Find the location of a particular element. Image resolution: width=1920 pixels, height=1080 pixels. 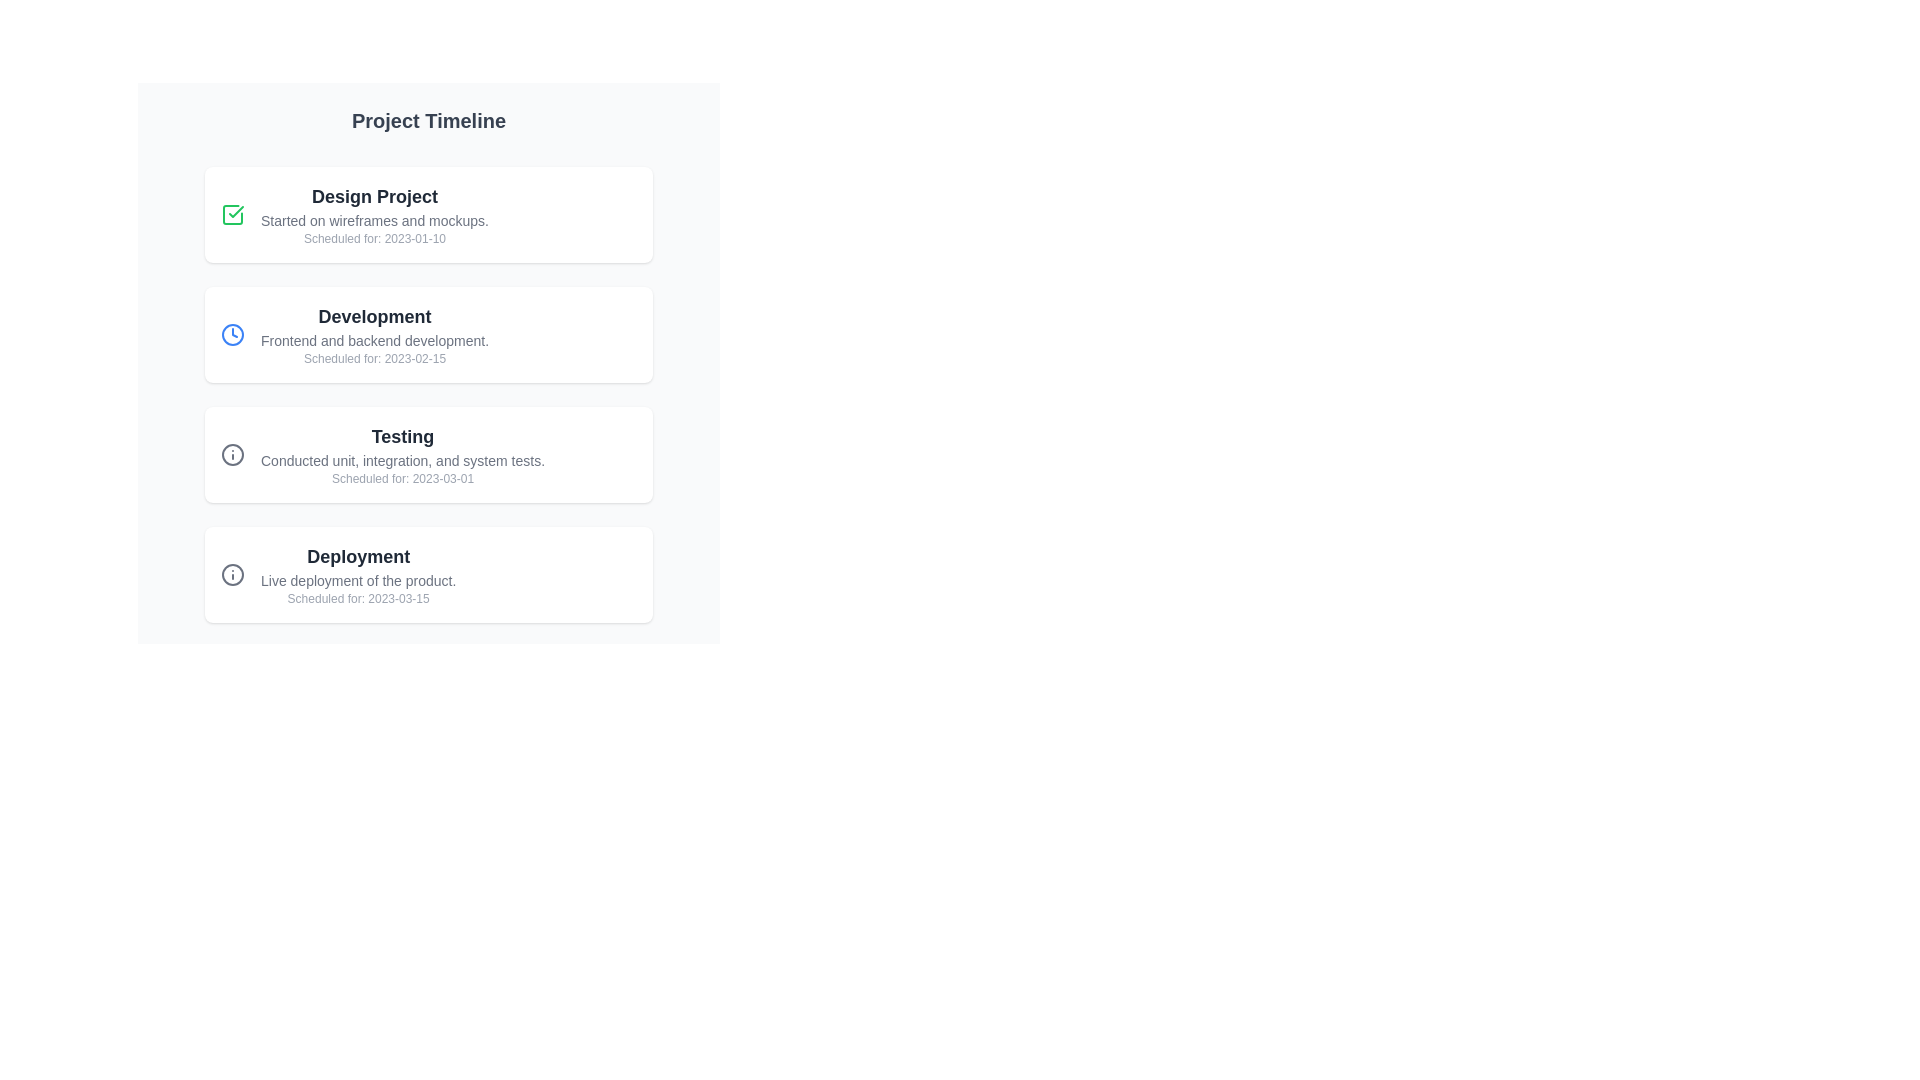

the title text element of the first card, which summarizes the main theme or topic of the content presented in the card is located at coordinates (374, 196).